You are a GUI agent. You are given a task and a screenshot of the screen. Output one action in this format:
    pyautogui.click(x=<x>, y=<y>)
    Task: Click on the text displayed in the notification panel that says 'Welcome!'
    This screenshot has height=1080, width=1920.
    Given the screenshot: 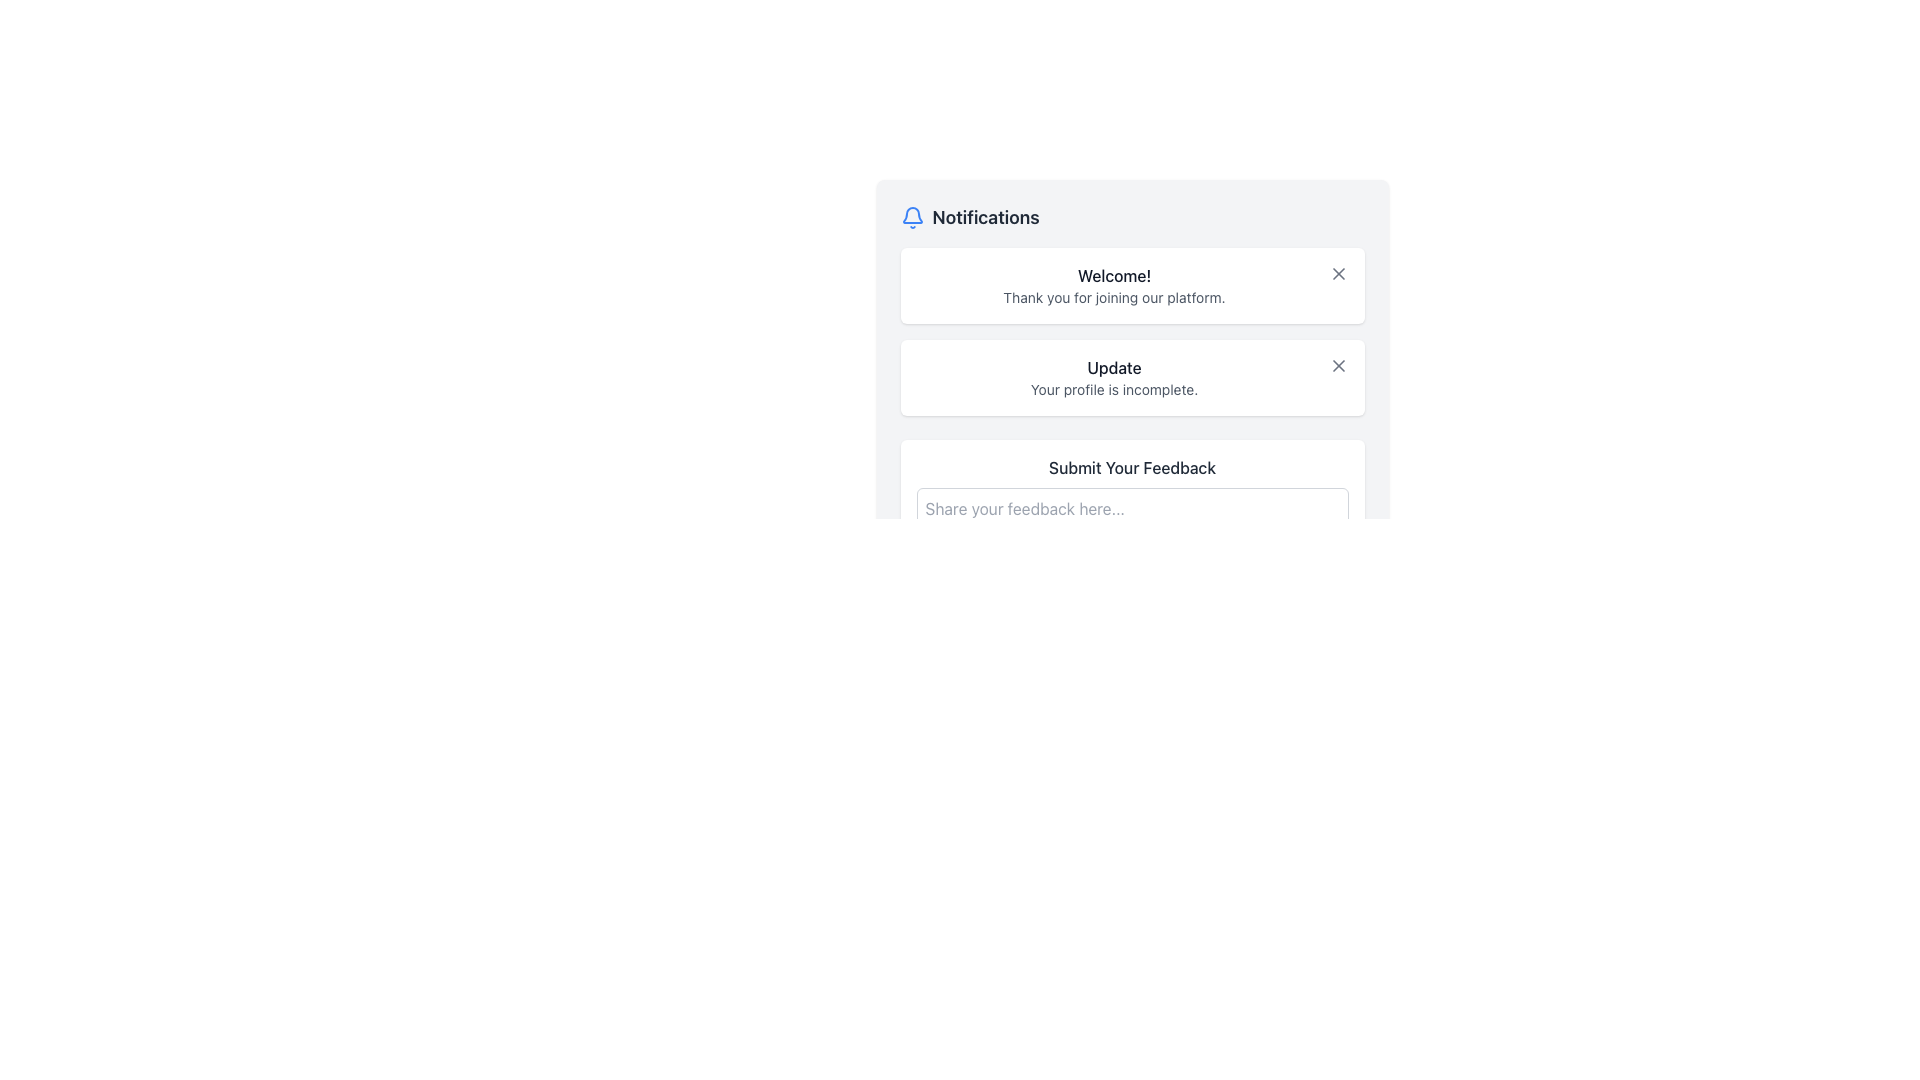 What is the action you would take?
    pyautogui.click(x=1113, y=276)
    